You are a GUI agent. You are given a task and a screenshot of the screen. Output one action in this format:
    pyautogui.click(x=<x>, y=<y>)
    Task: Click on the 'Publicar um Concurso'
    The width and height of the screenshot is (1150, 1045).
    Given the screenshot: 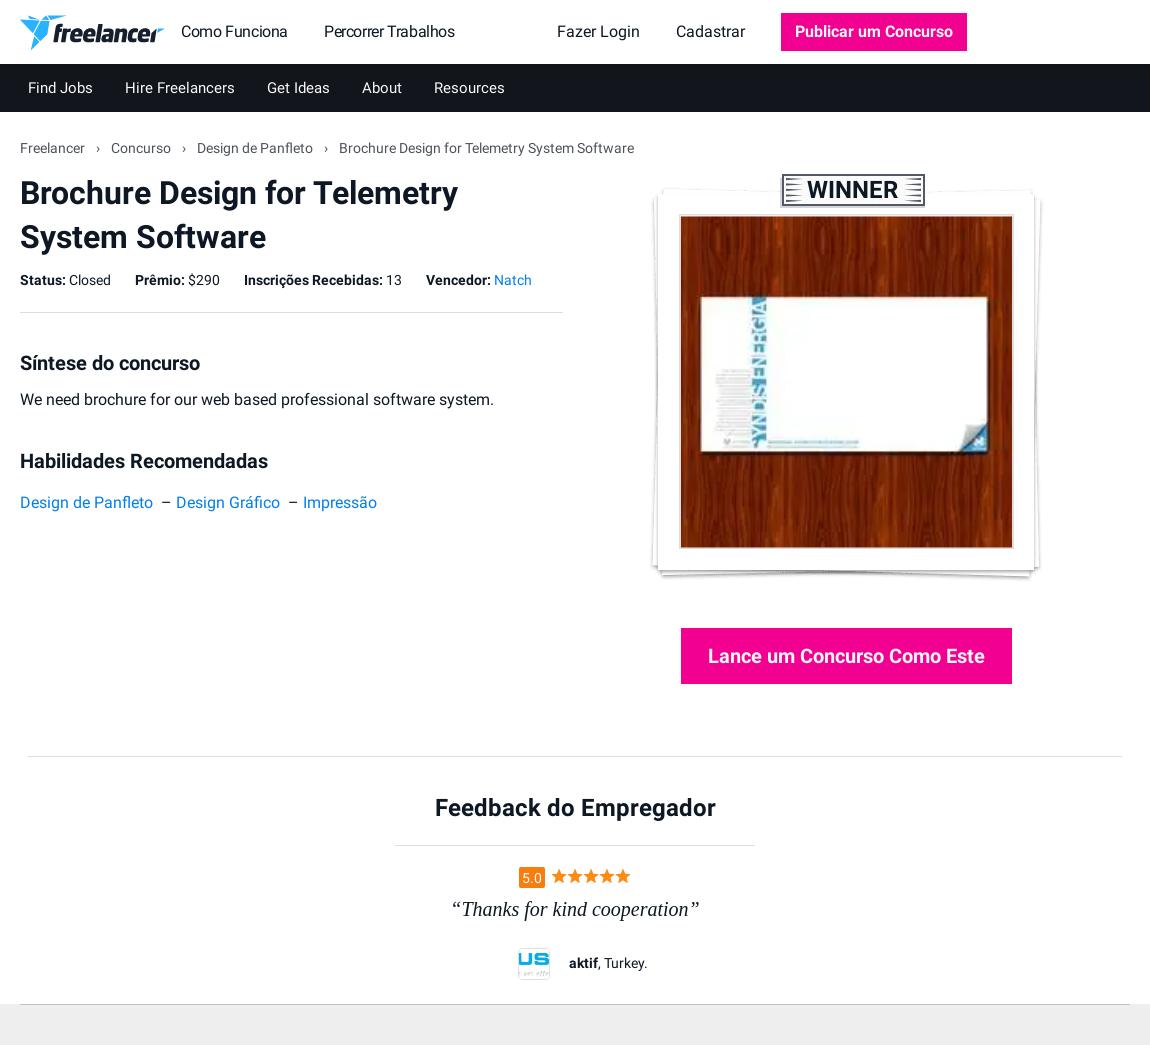 What is the action you would take?
    pyautogui.click(x=793, y=30)
    